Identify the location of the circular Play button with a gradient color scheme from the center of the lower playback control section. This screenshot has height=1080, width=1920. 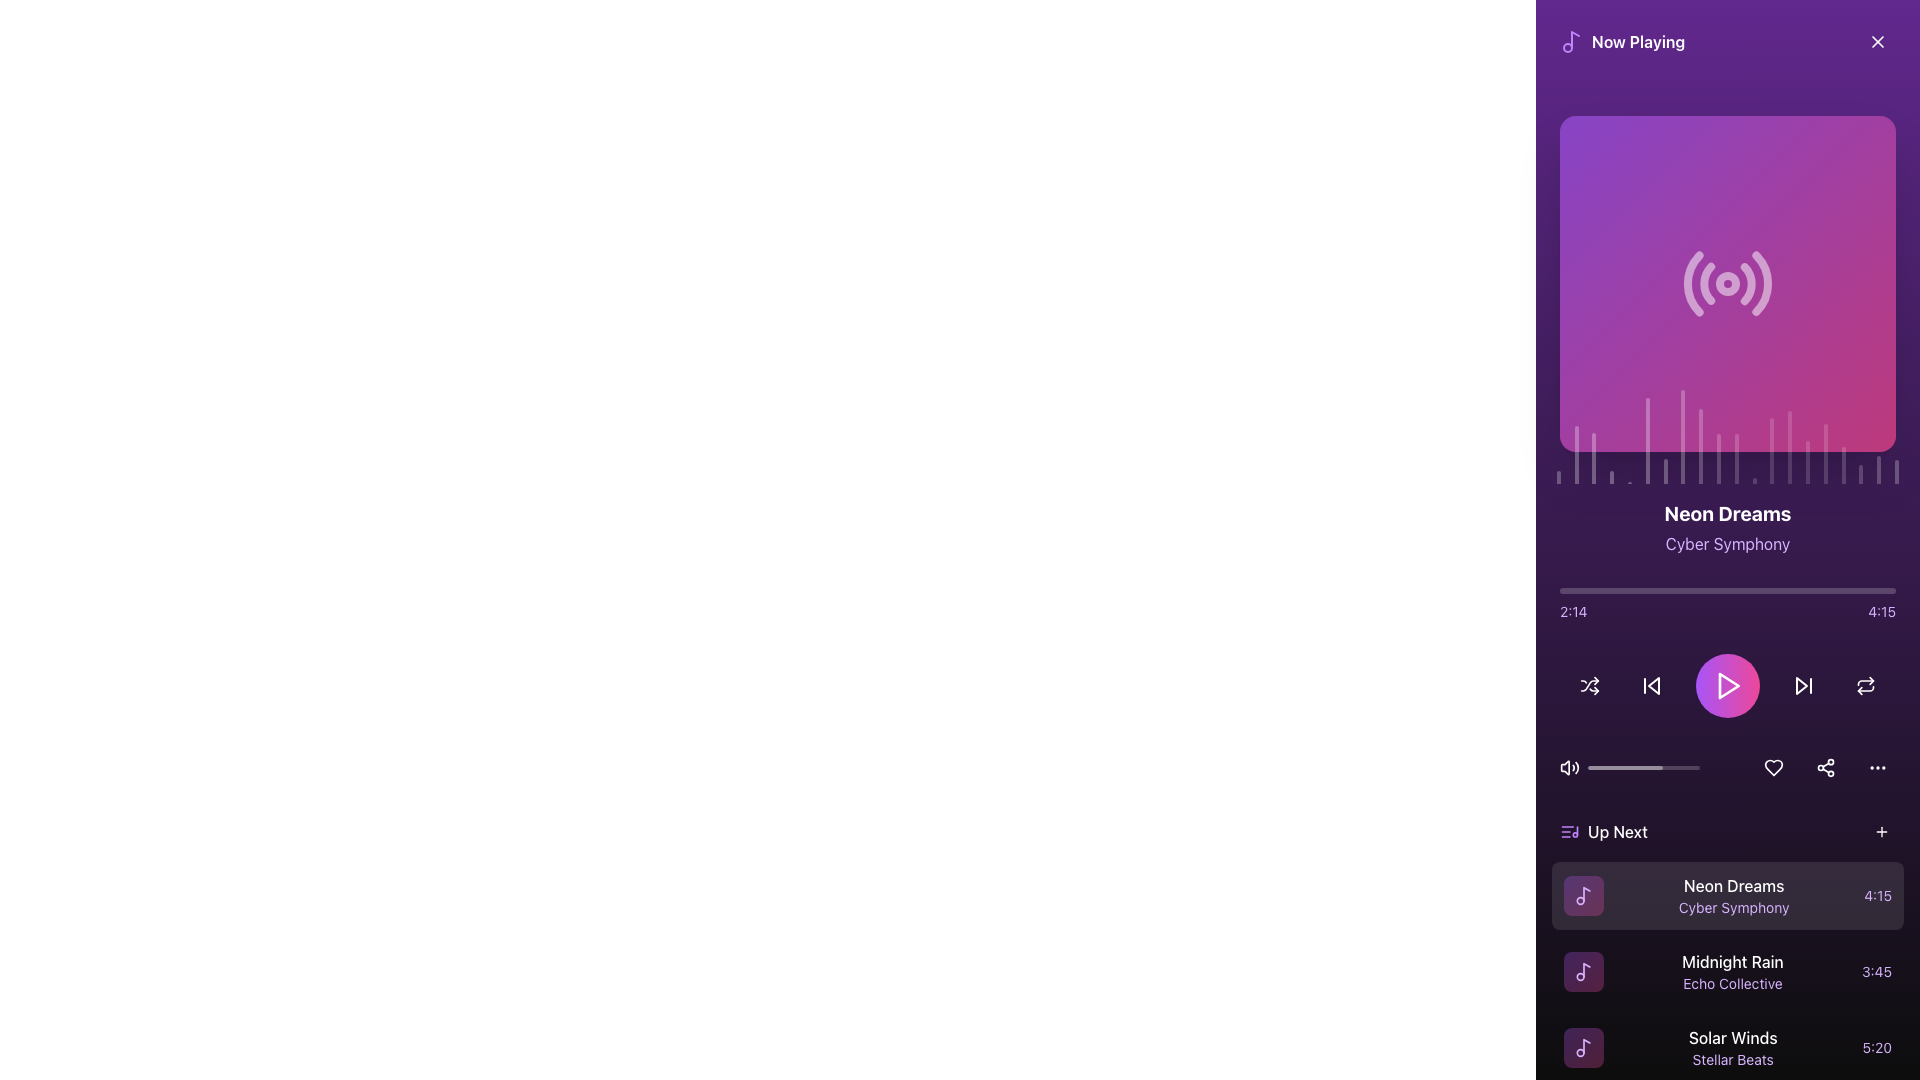
(1727, 685).